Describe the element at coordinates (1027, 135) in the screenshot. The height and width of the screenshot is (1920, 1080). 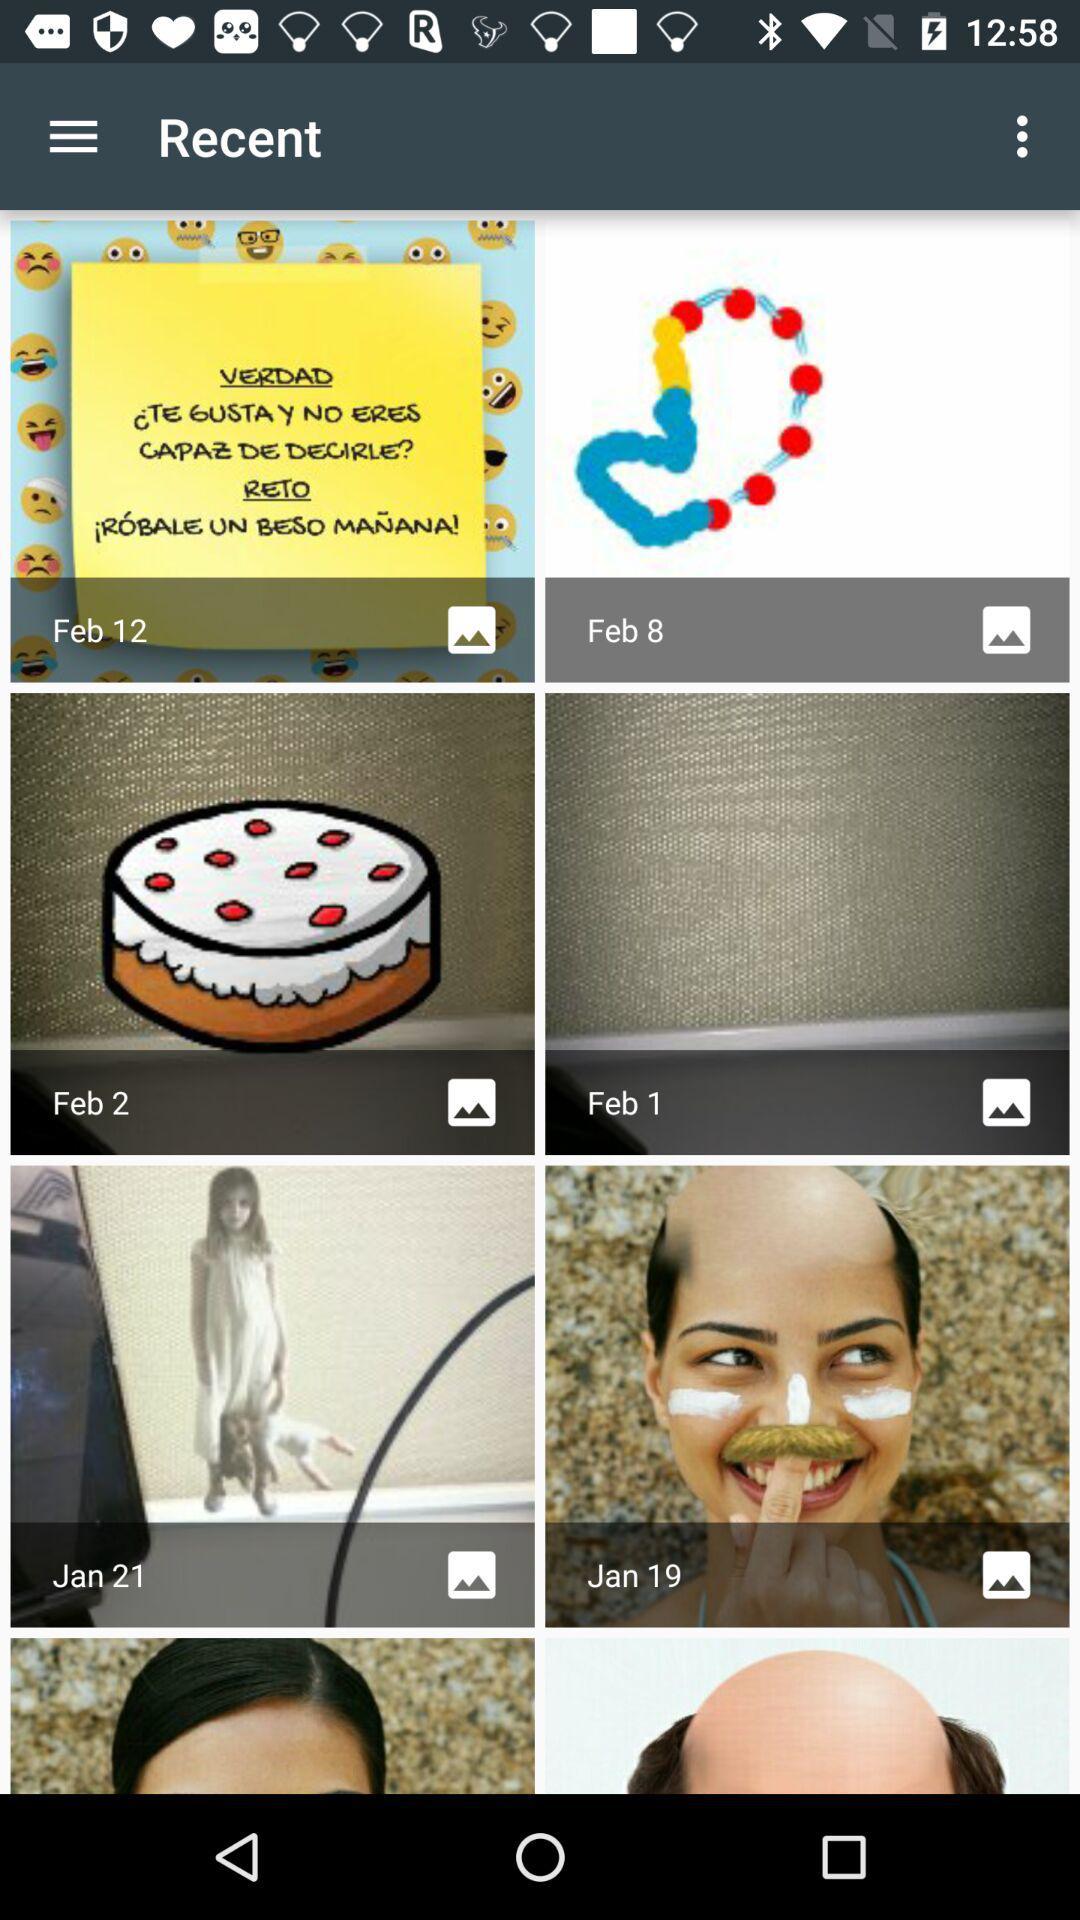
I see `icon next to the recent` at that location.